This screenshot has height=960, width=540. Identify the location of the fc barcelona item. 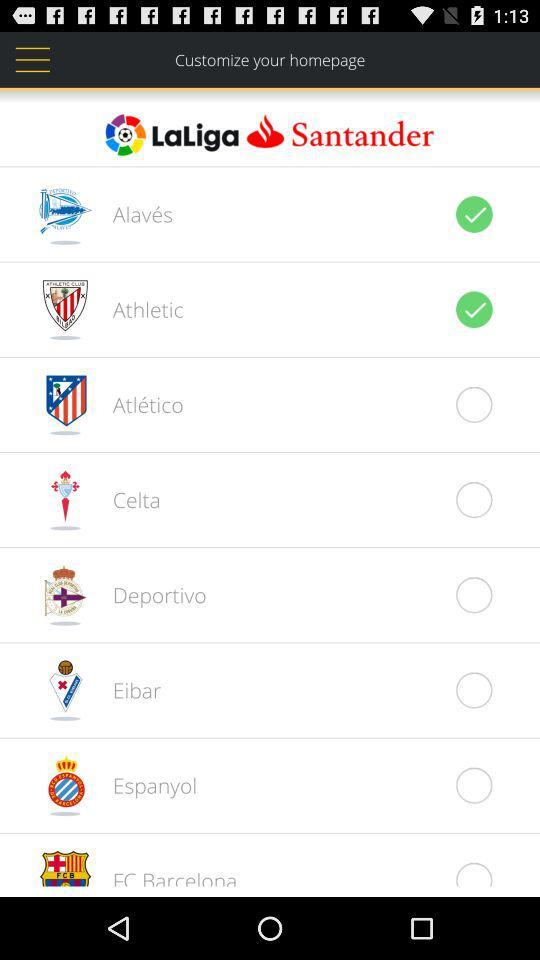
(163, 875).